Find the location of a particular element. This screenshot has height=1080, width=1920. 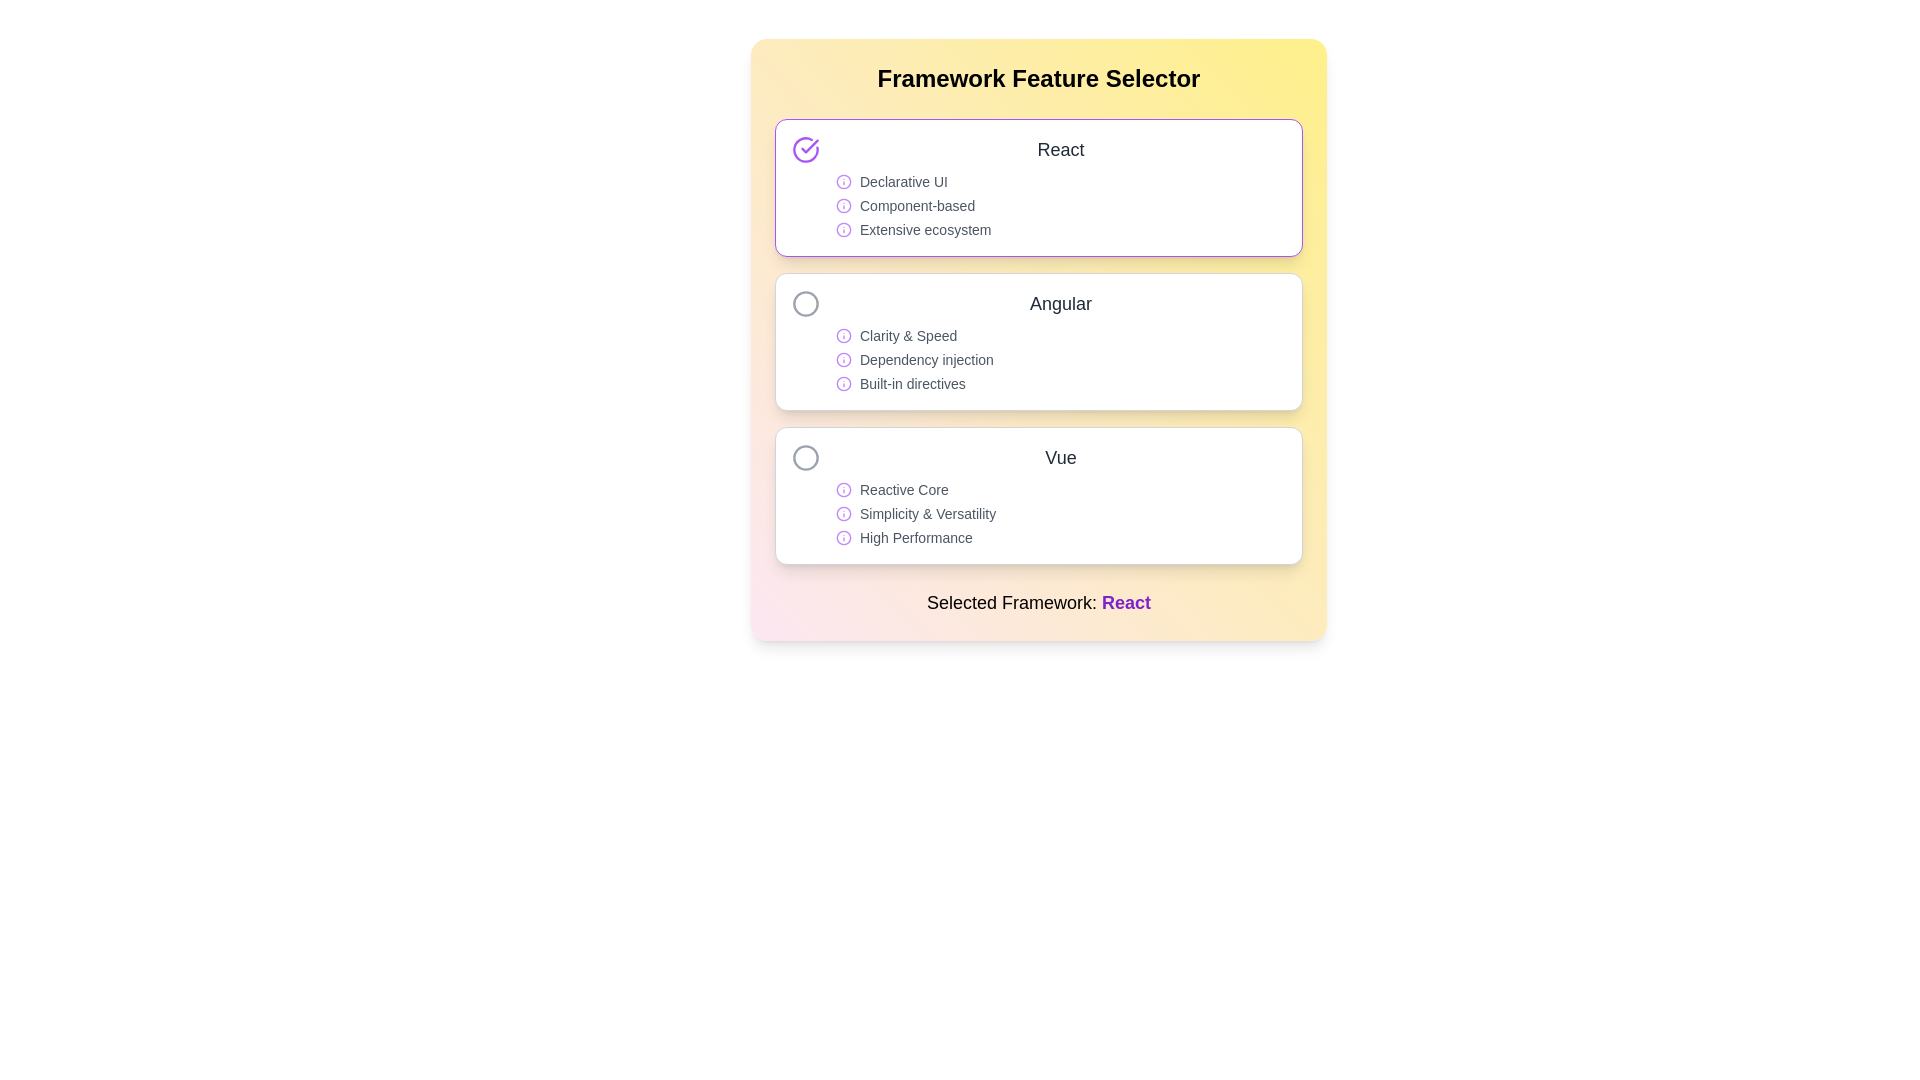

the check mark icon indicating that the 'React' framework option is selected in the feature selector interface, which is positioned to the left of the text 'React' in the topmost card is located at coordinates (810, 145).